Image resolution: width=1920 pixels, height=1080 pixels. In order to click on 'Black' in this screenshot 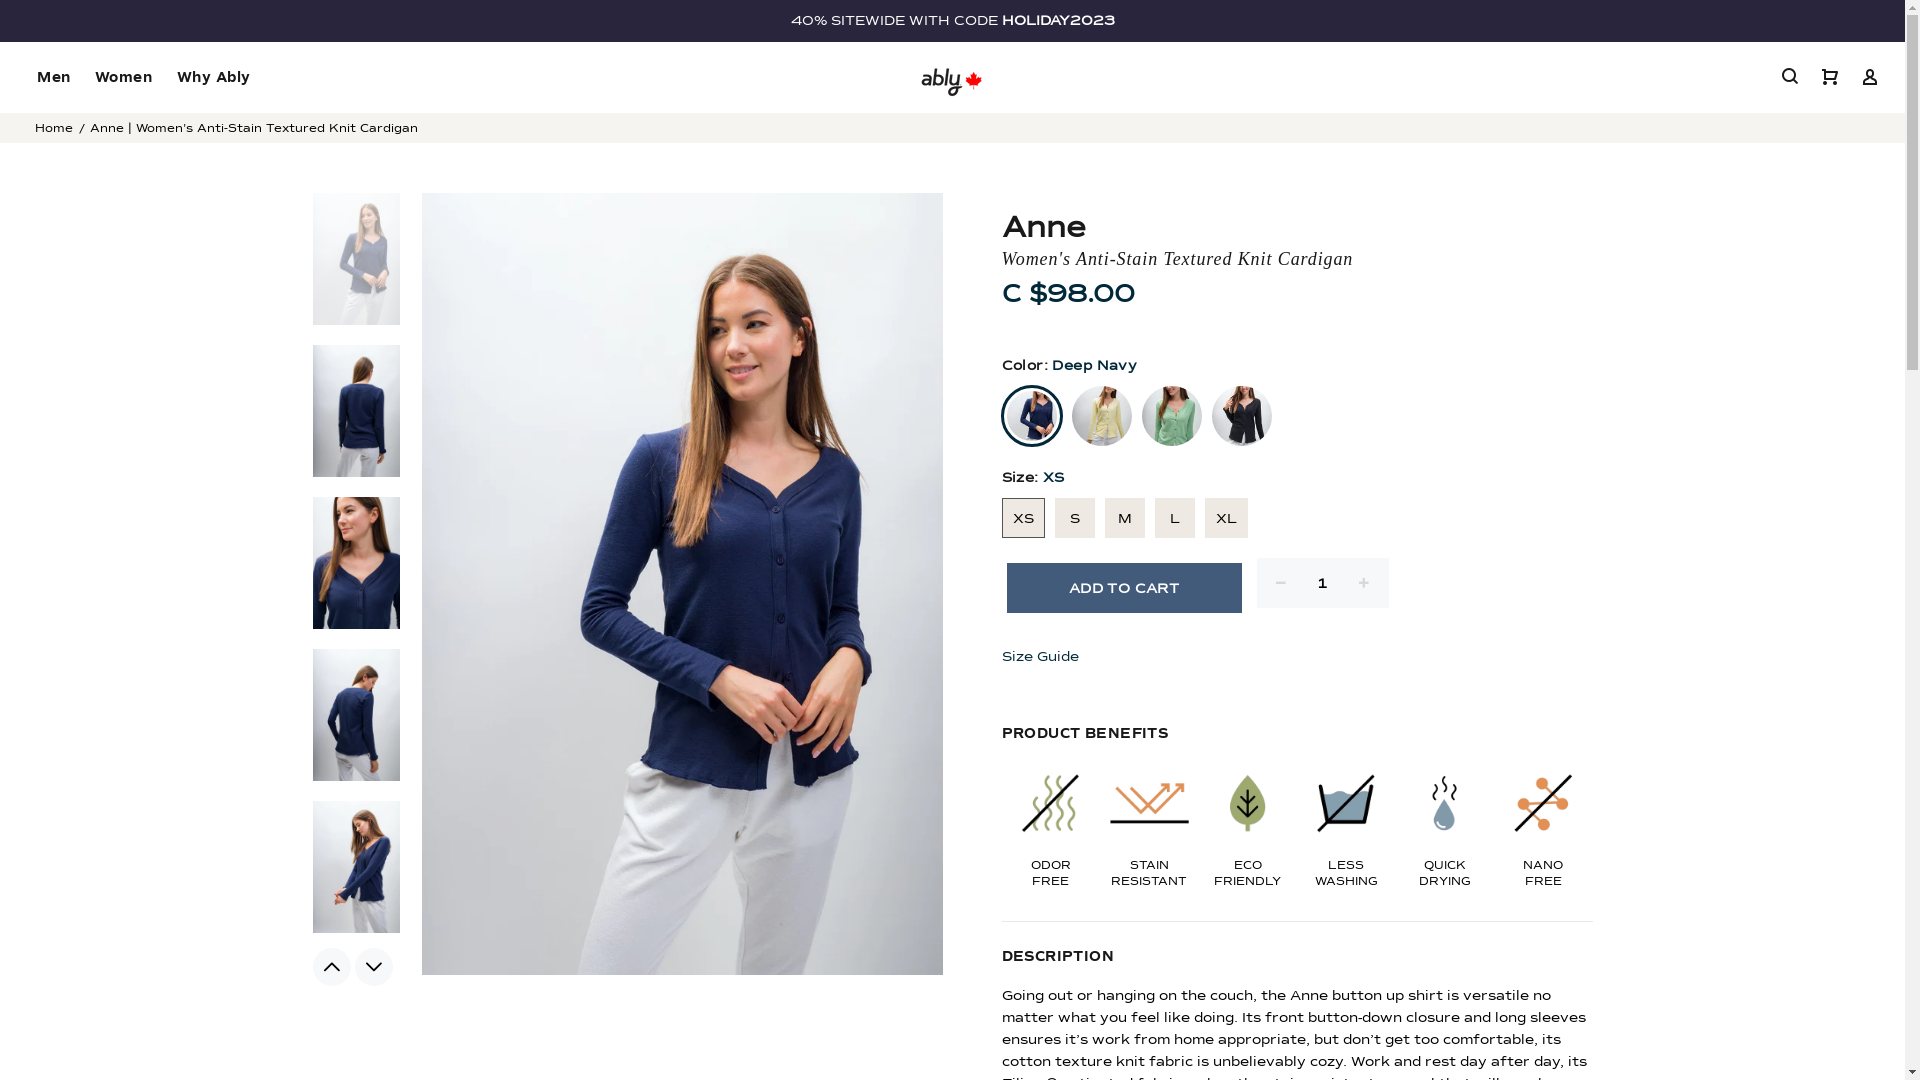, I will do `click(1210, 415)`.